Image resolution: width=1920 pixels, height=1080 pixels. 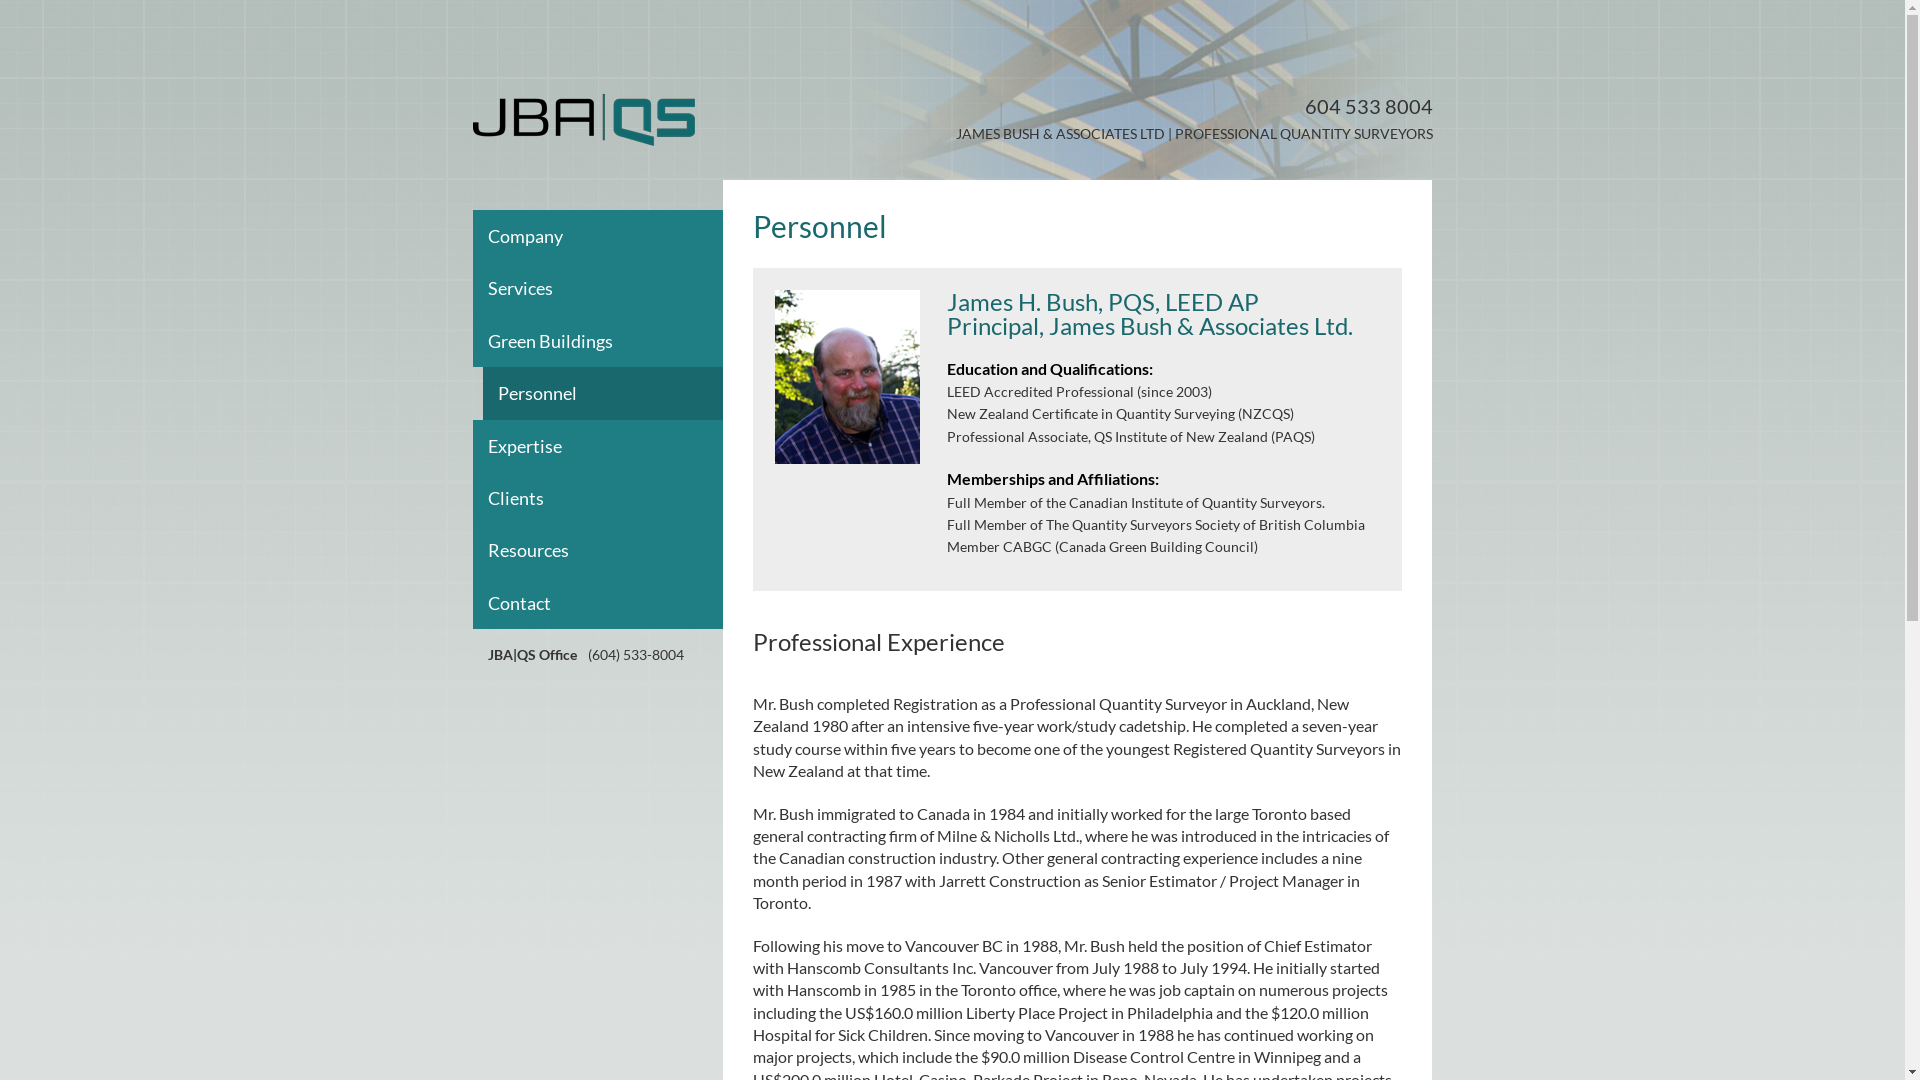 What do you see at coordinates (610, 288) in the screenshot?
I see `'Services'` at bounding box center [610, 288].